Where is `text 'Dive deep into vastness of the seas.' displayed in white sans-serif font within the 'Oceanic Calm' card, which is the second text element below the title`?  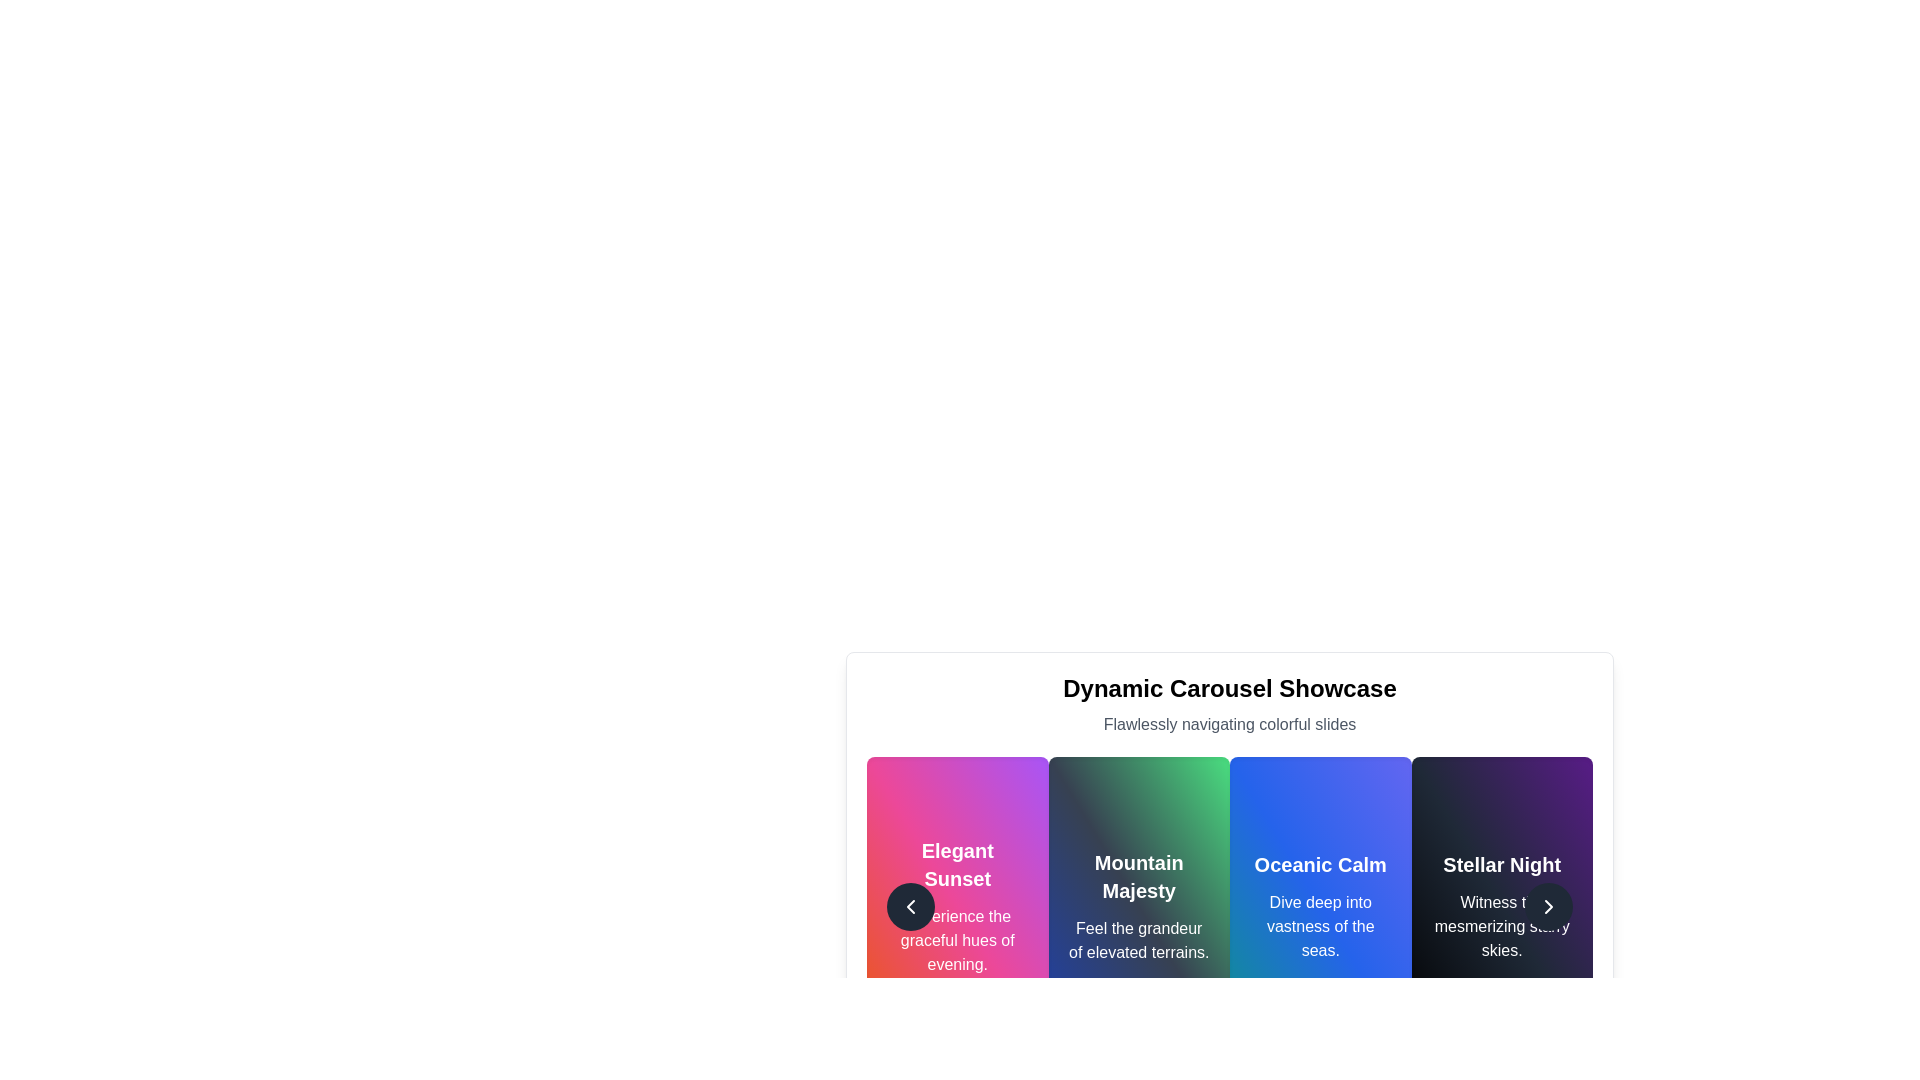 text 'Dive deep into vastness of the seas.' displayed in white sans-serif font within the 'Oceanic Calm' card, which is the second text element below the title is located at coordinates (1320, 926).